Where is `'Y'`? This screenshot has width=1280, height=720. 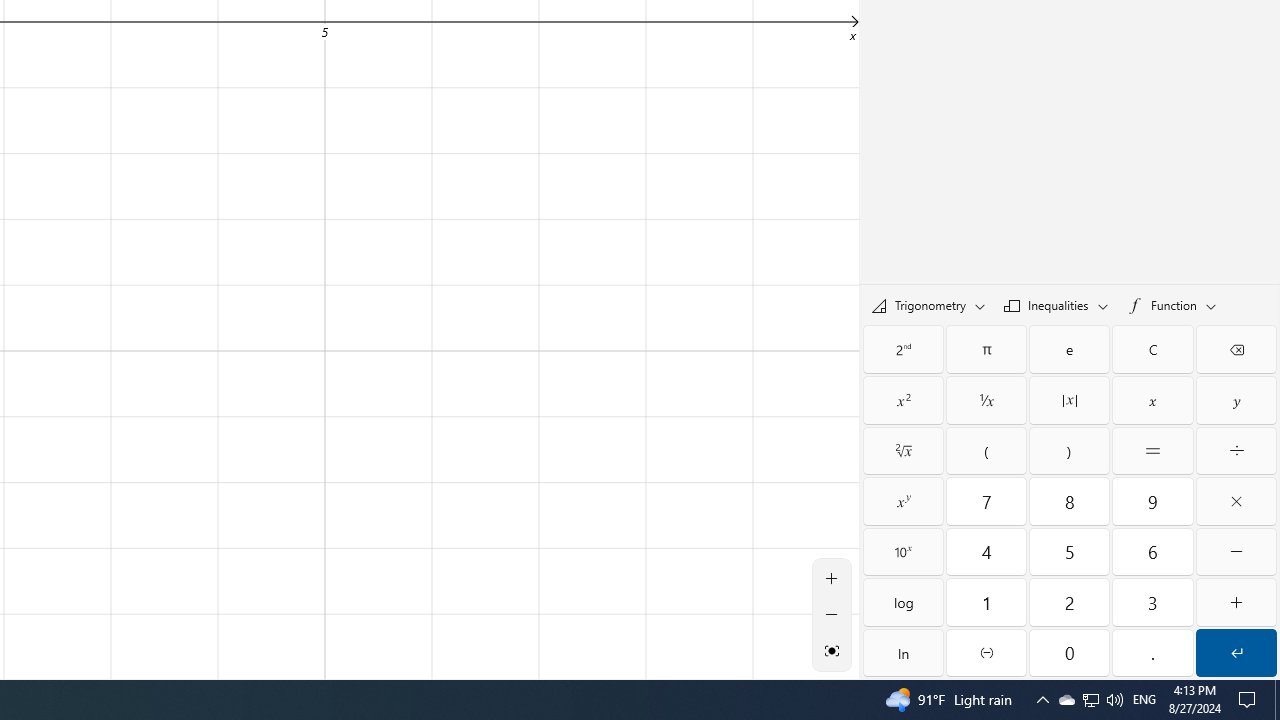
'Y' is located at coordinates (1235, 400).